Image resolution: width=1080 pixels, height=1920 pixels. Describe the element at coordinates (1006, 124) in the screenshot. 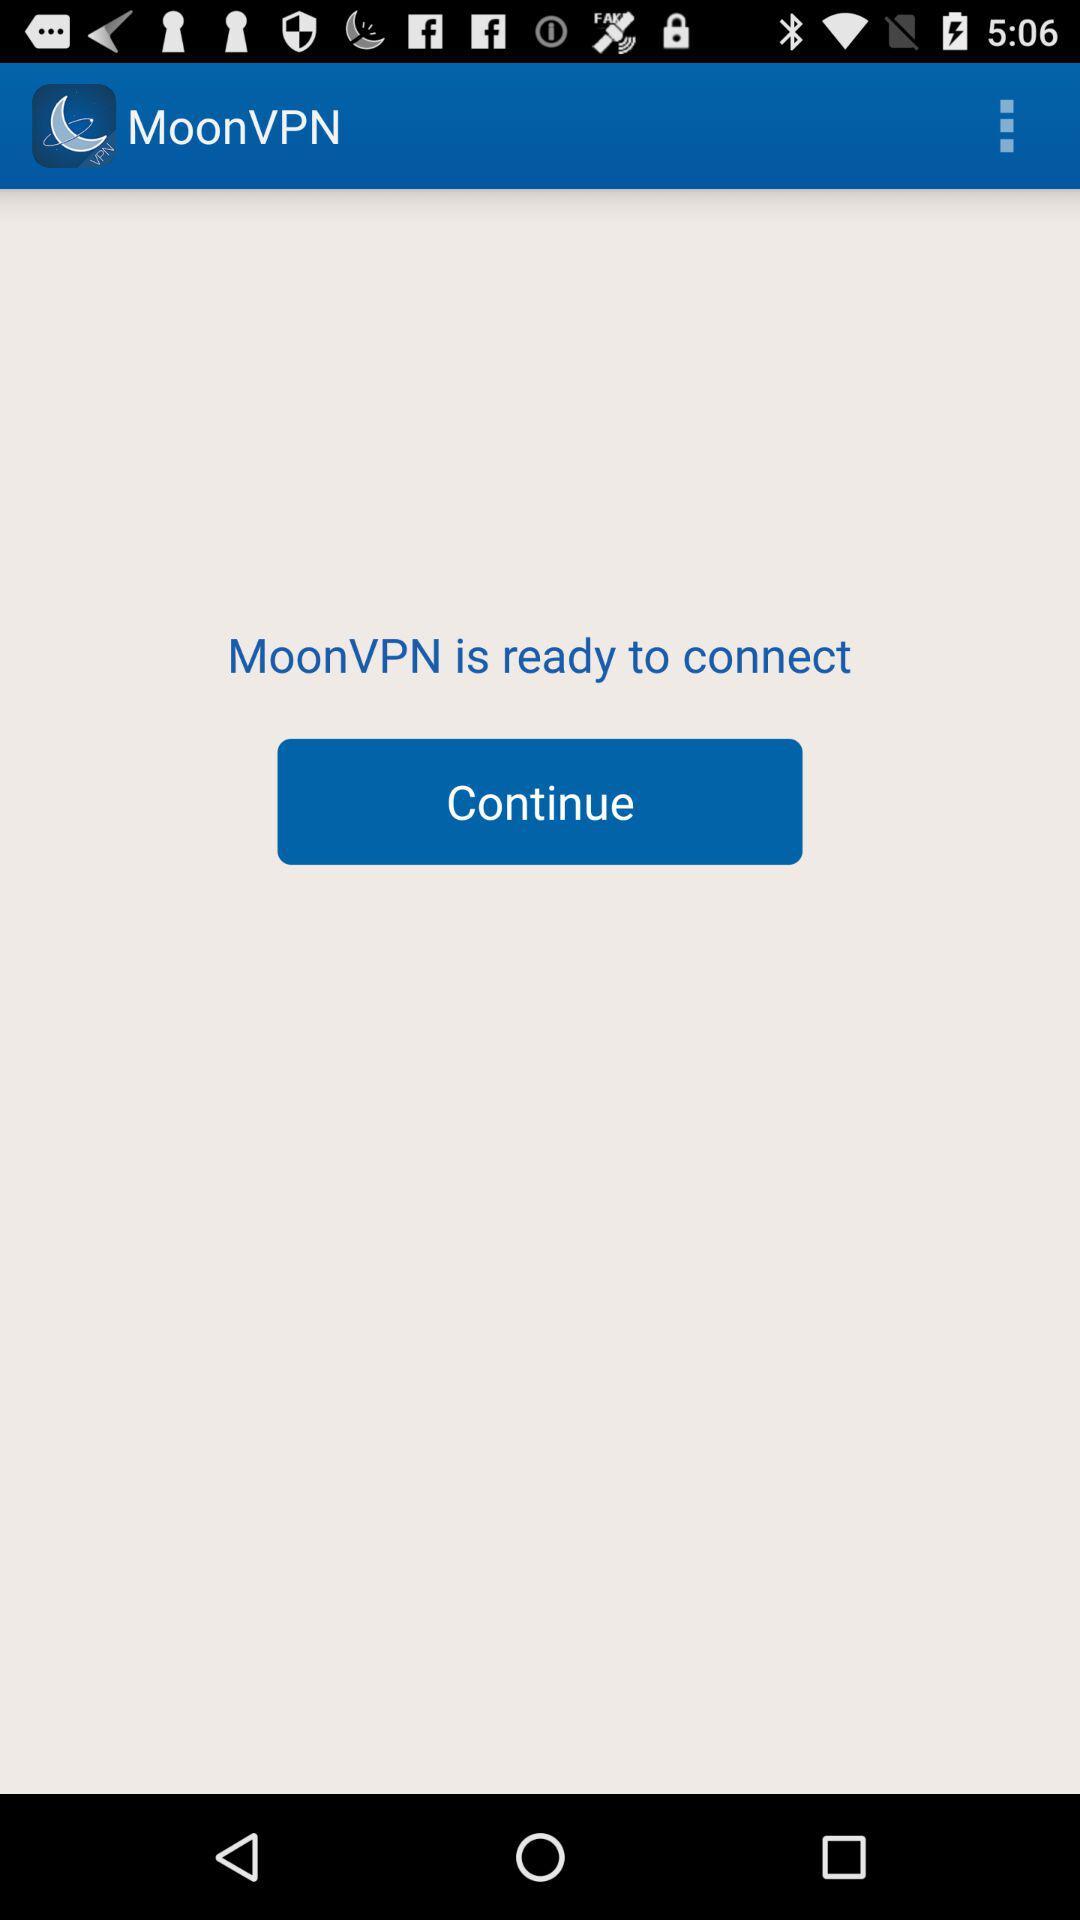

I see `item to the right of moonvpn icon` at that location.